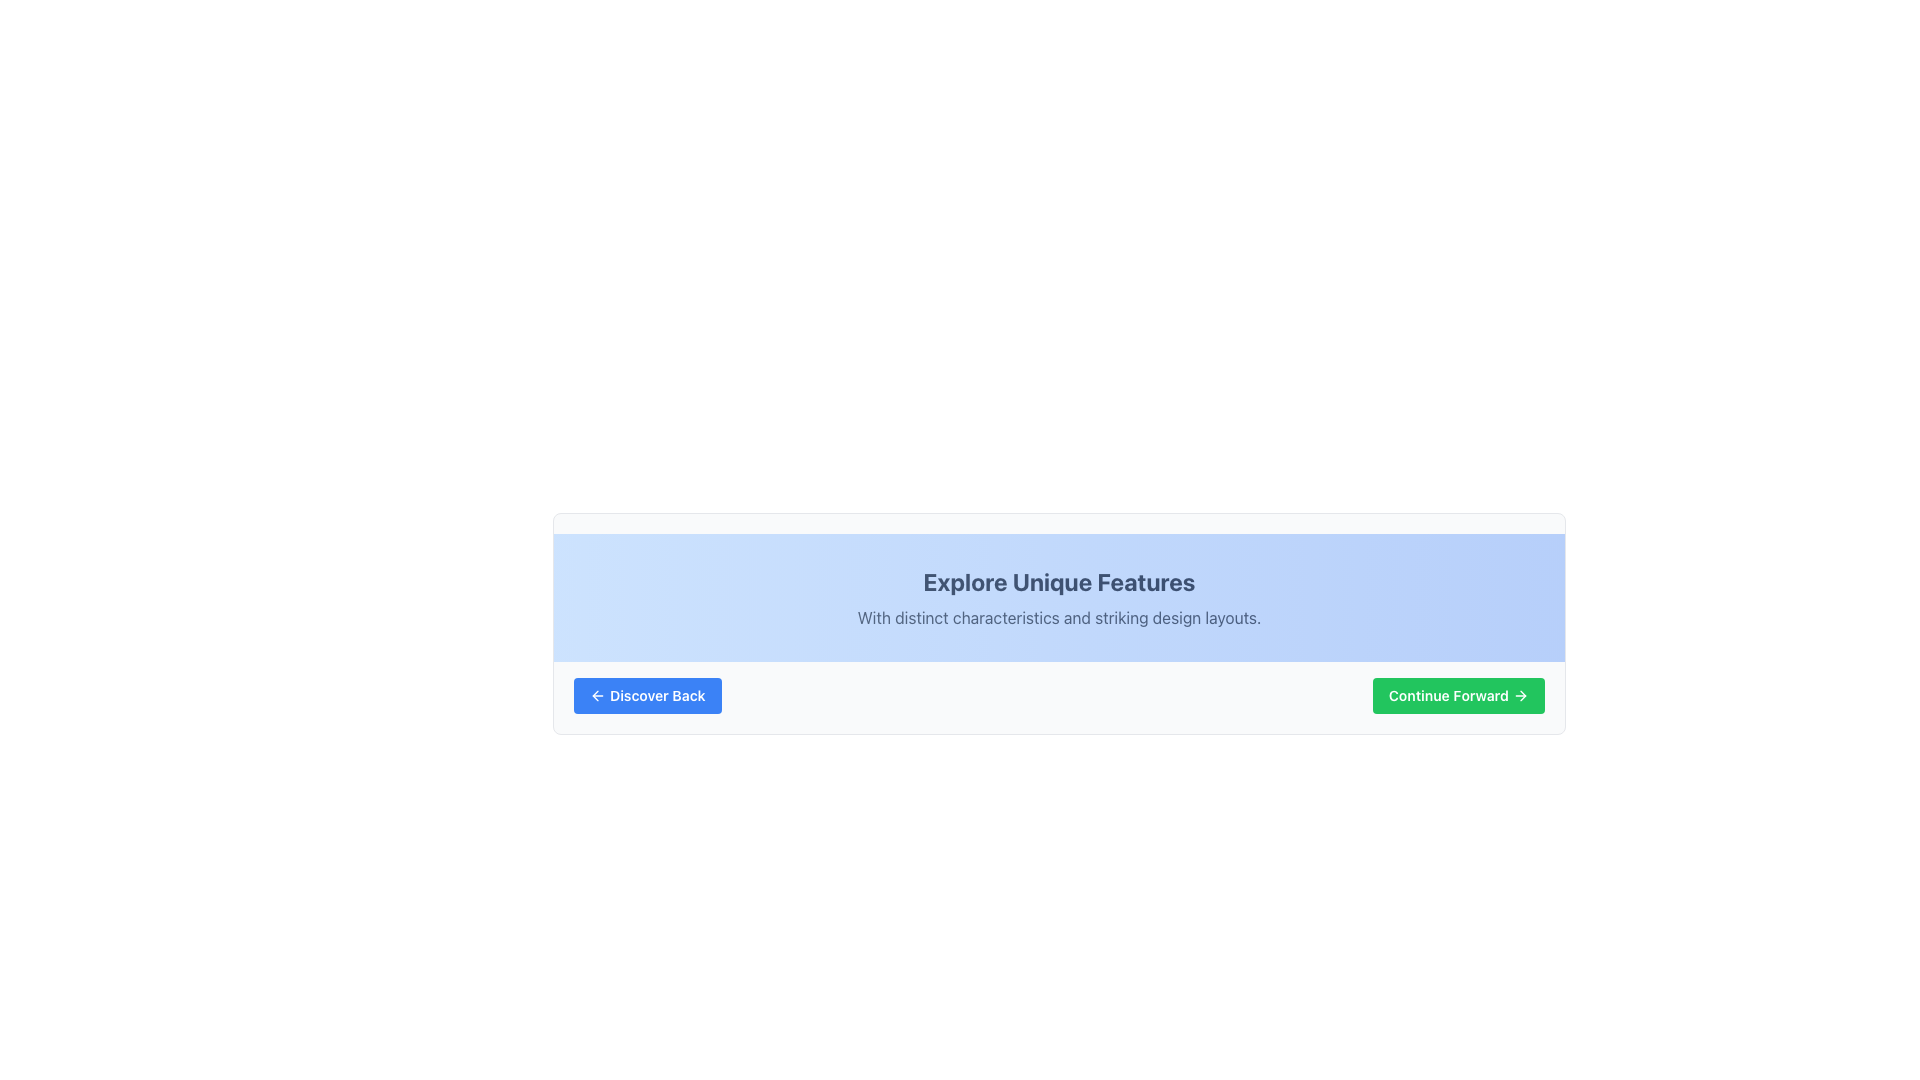 This screenshot has width=1920, height=1080. Describe the element at coordinates (1520, 694) in the screenshot. I see `the arrow icon located at the rightmost section of the green button labeled 'Continue Forward'` at that location.